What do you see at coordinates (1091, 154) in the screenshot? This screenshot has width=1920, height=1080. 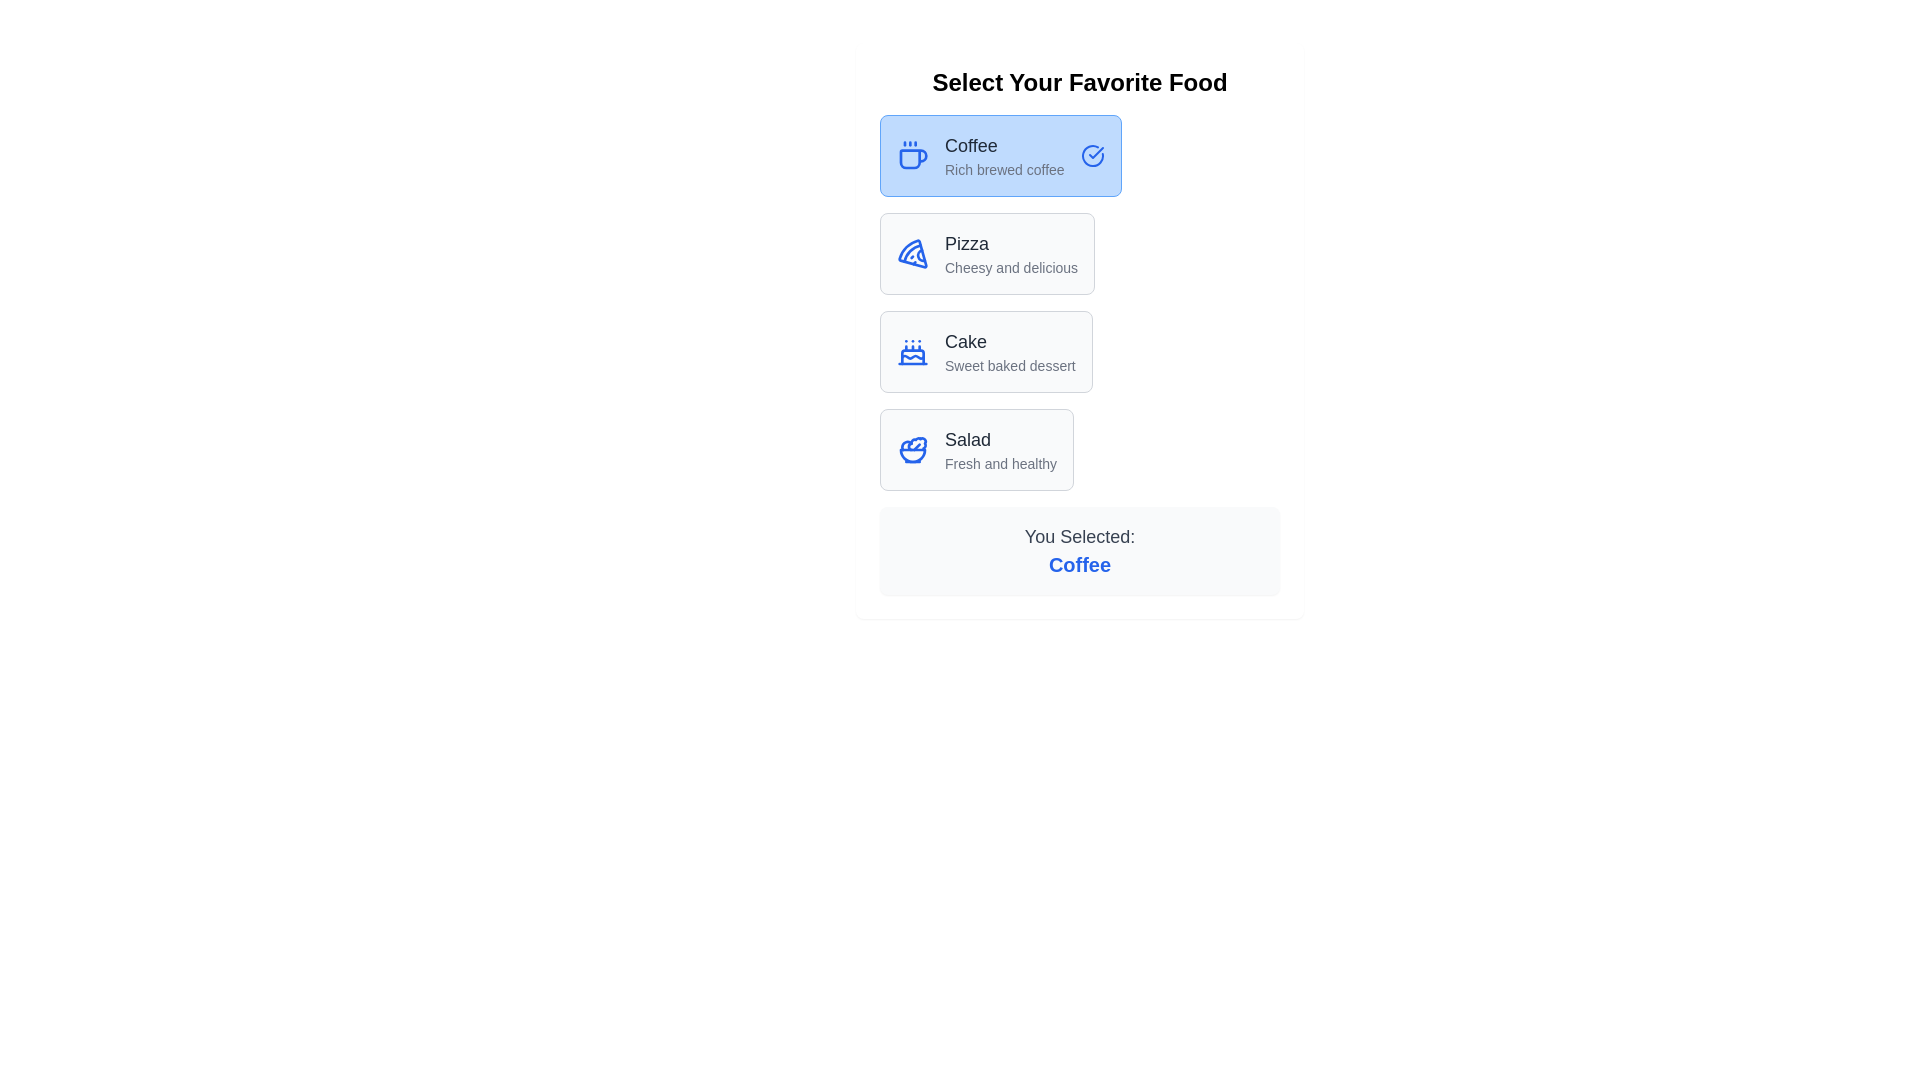 I see `the circular part of the checkmark icon indicating selection for the Coffee option in the menu, located within the blue-highlighted selection bar` at bounding box center [1091, 154].